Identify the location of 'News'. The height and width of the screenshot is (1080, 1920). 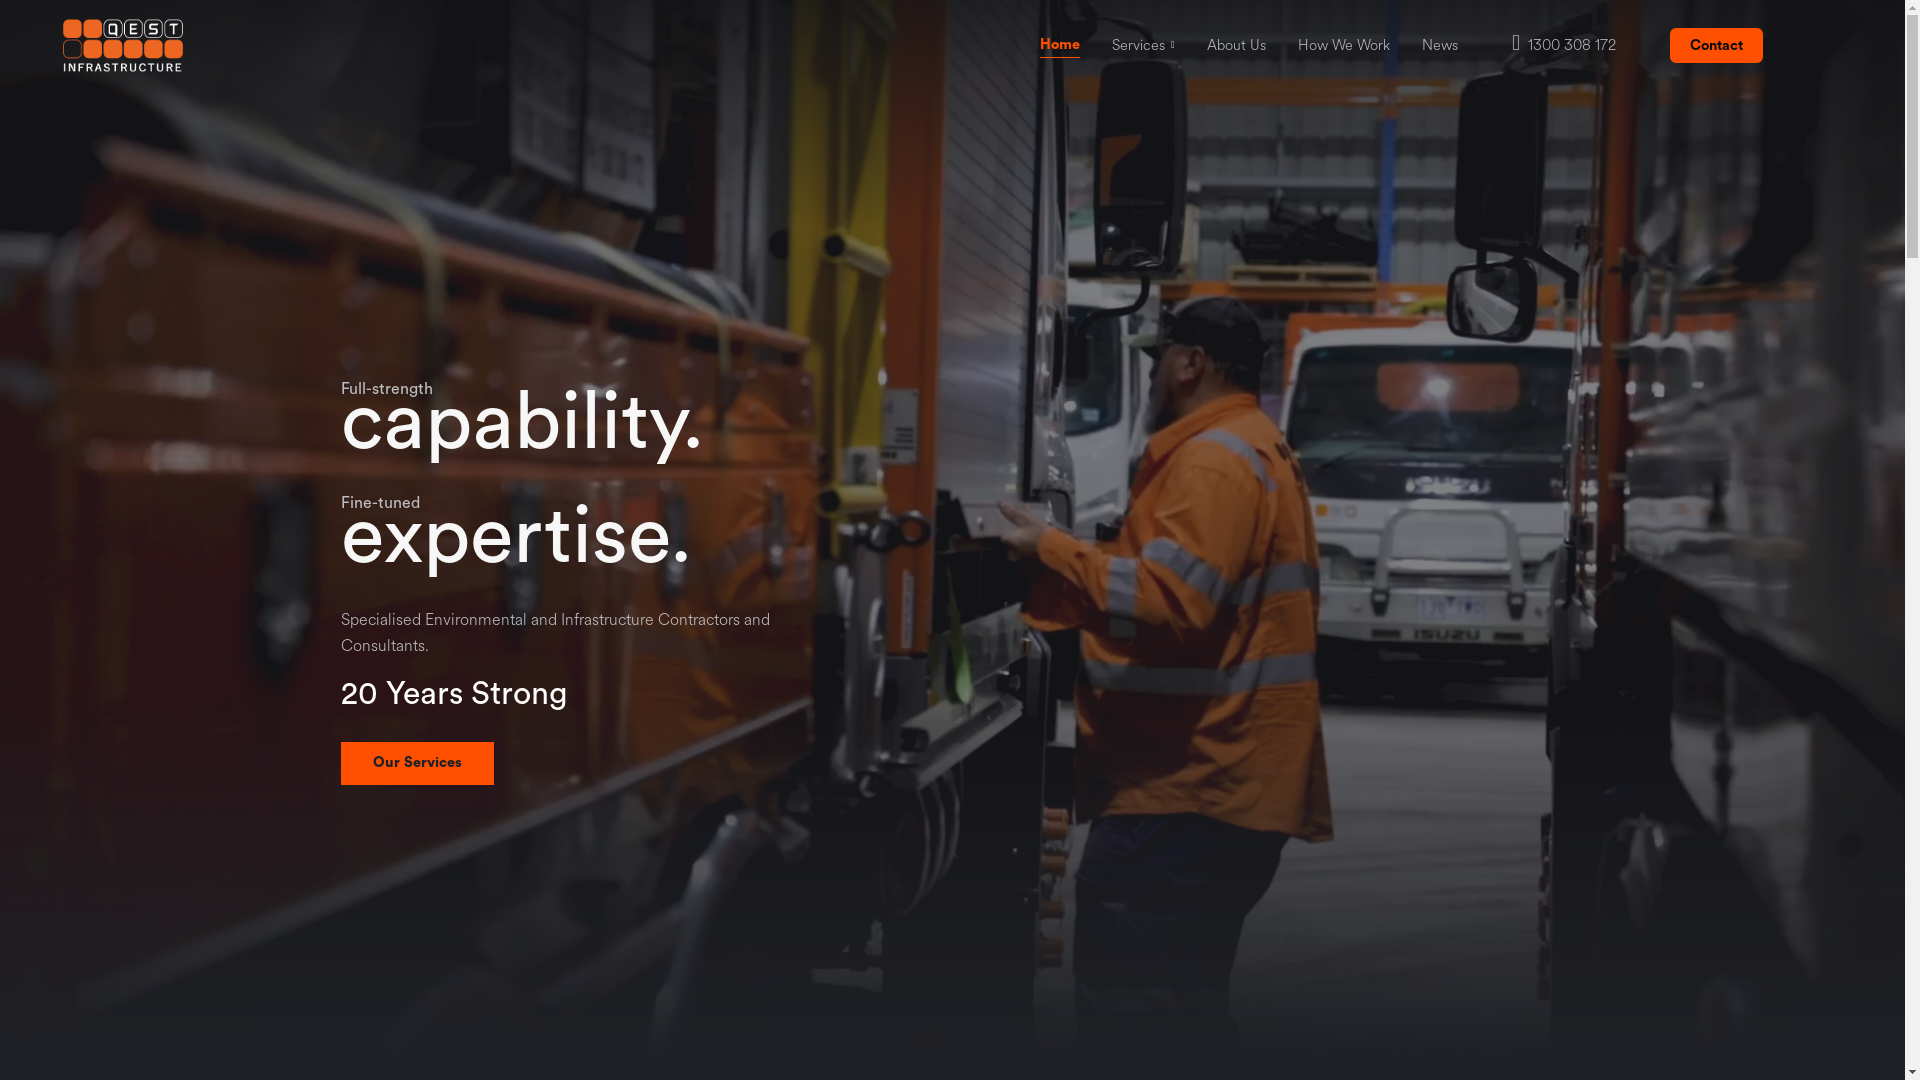
(1420, 45).